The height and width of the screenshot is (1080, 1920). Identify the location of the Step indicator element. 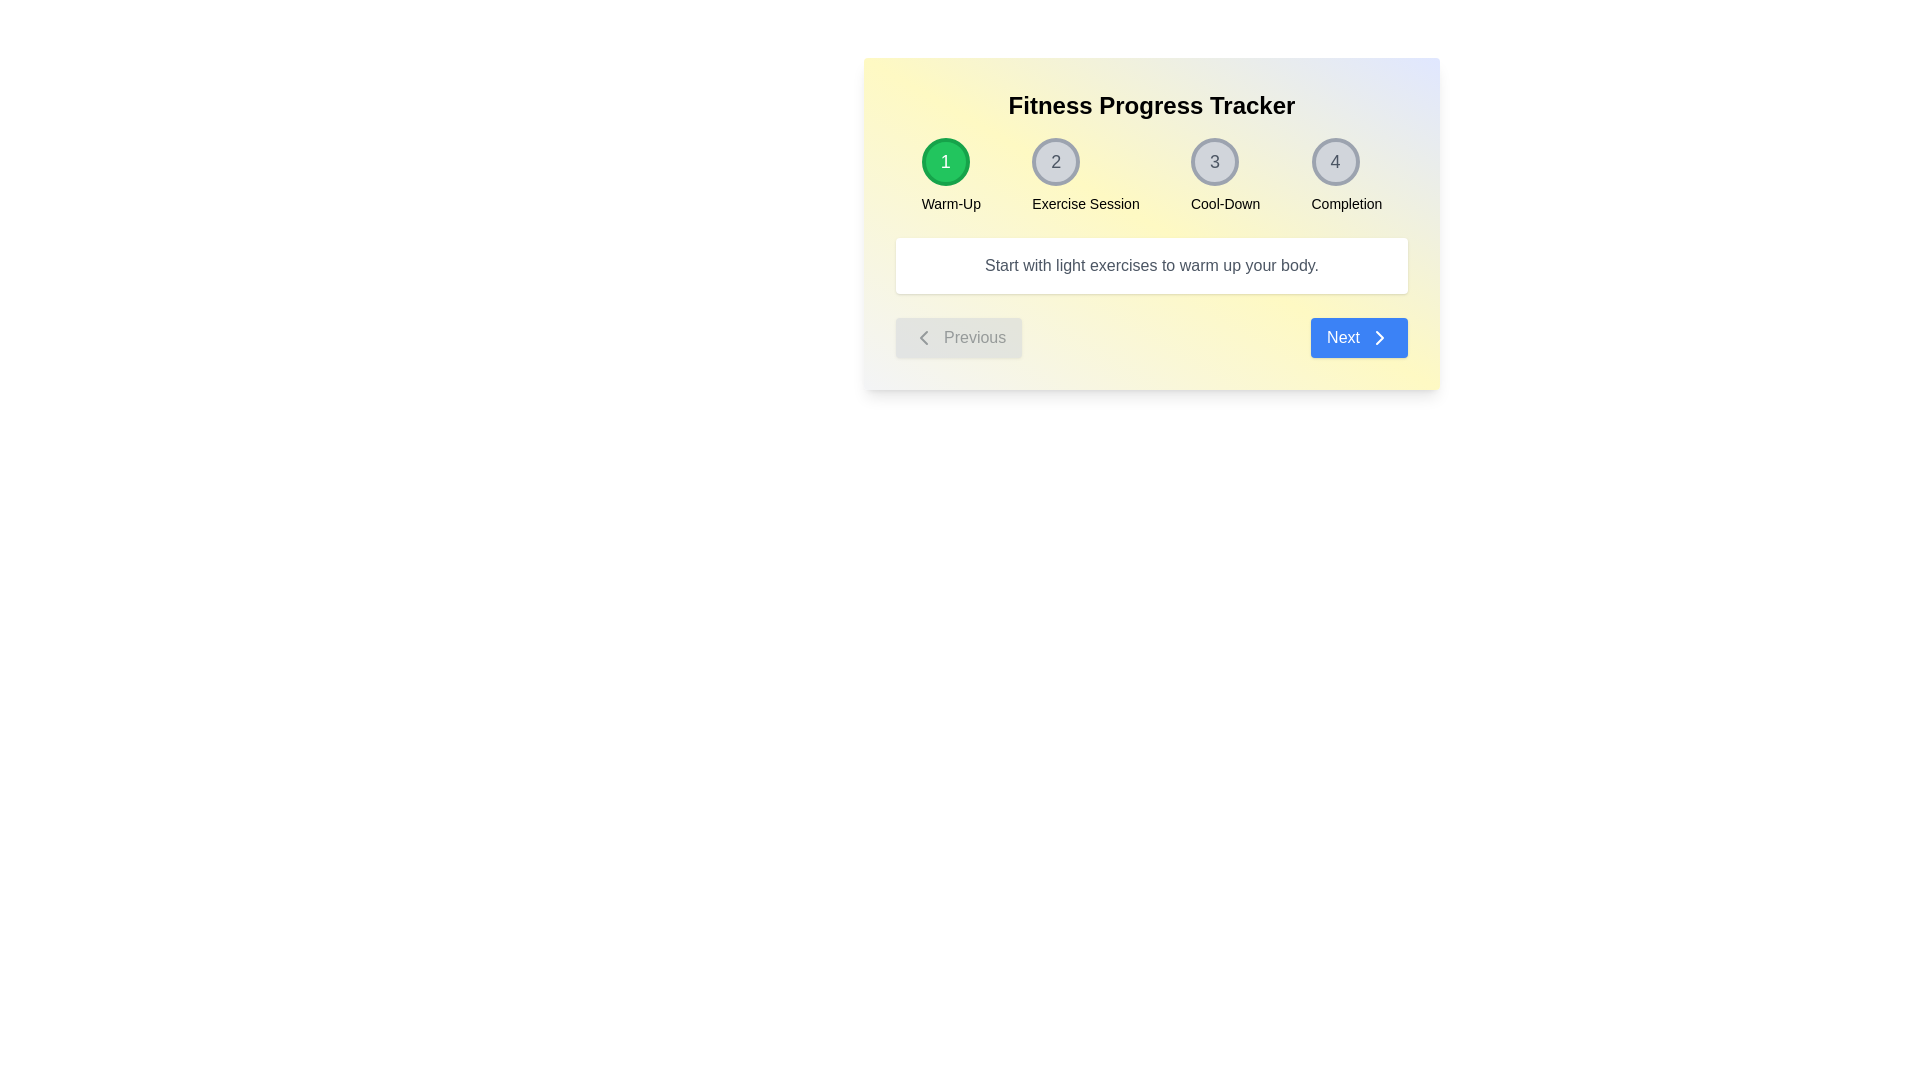
(1335, 161).